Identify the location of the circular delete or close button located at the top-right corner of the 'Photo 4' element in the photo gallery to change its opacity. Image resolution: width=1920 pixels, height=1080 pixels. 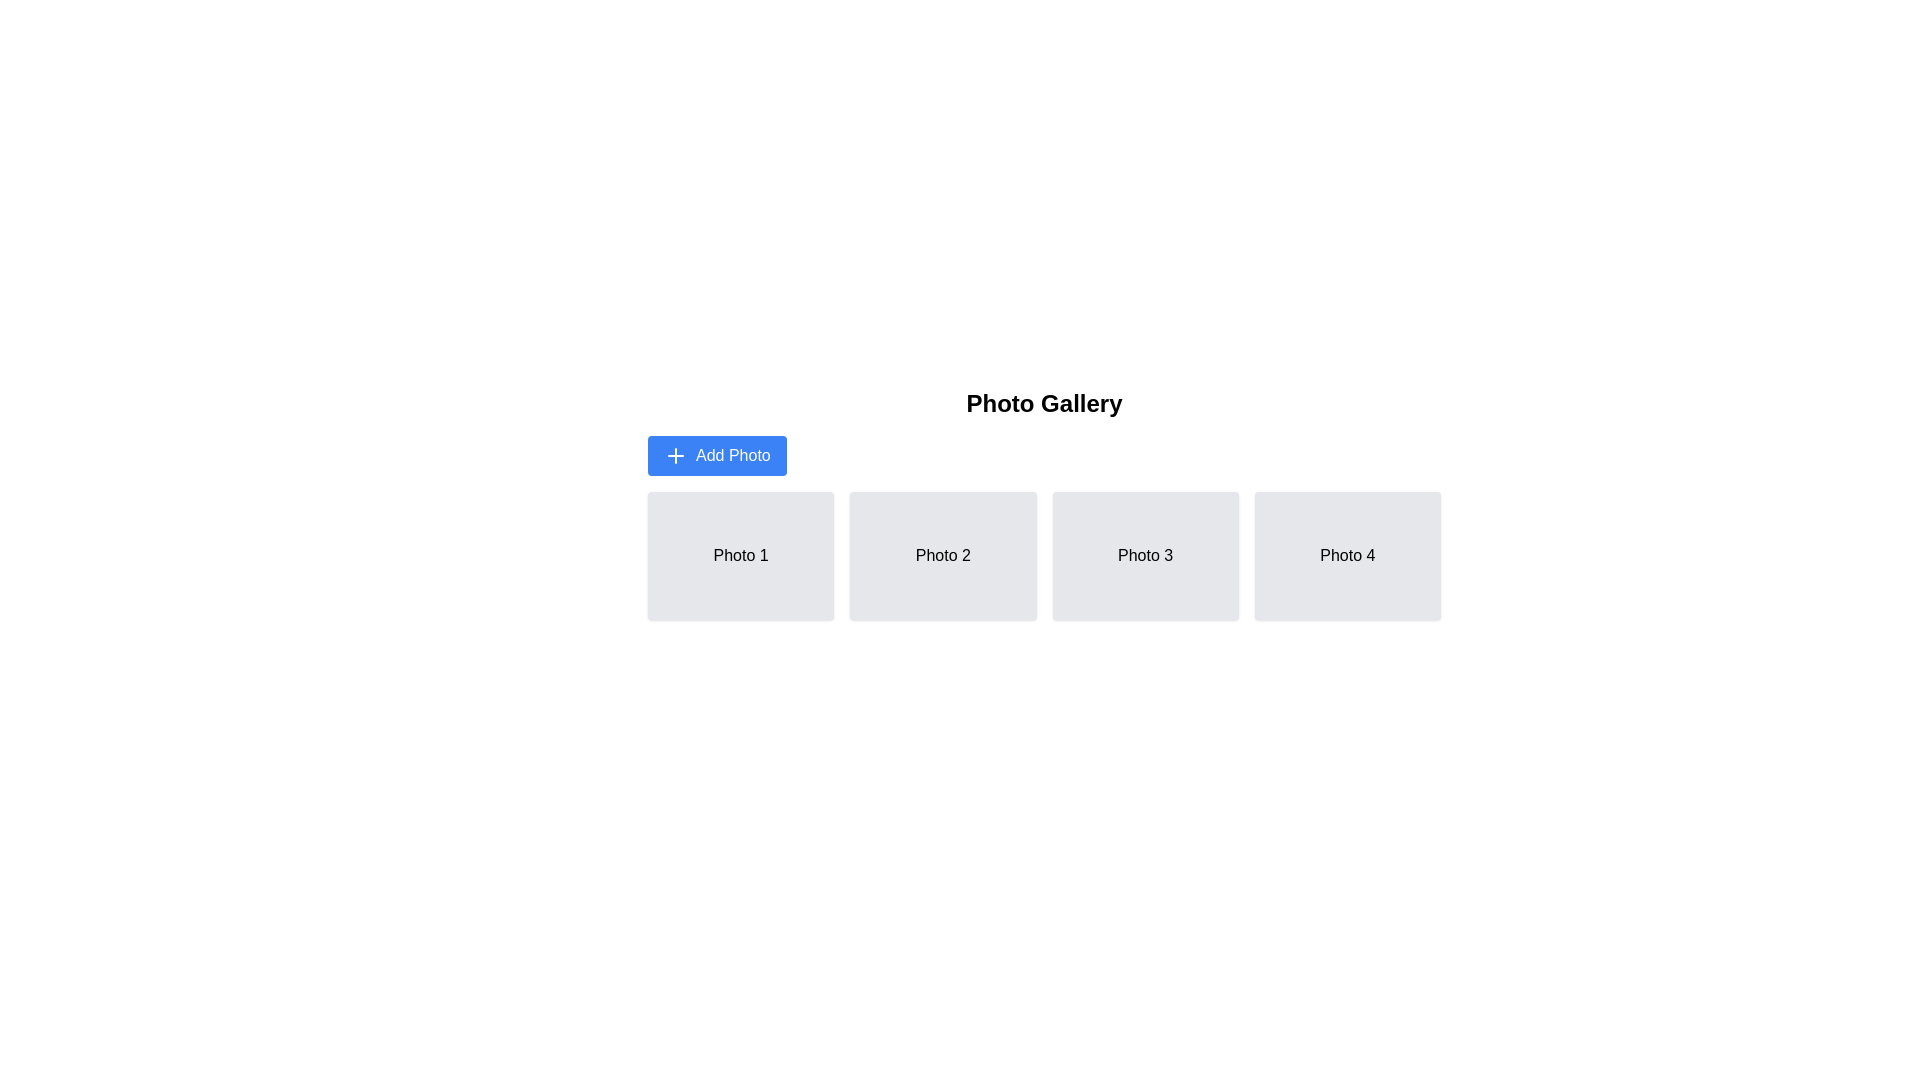
(1424, 507).